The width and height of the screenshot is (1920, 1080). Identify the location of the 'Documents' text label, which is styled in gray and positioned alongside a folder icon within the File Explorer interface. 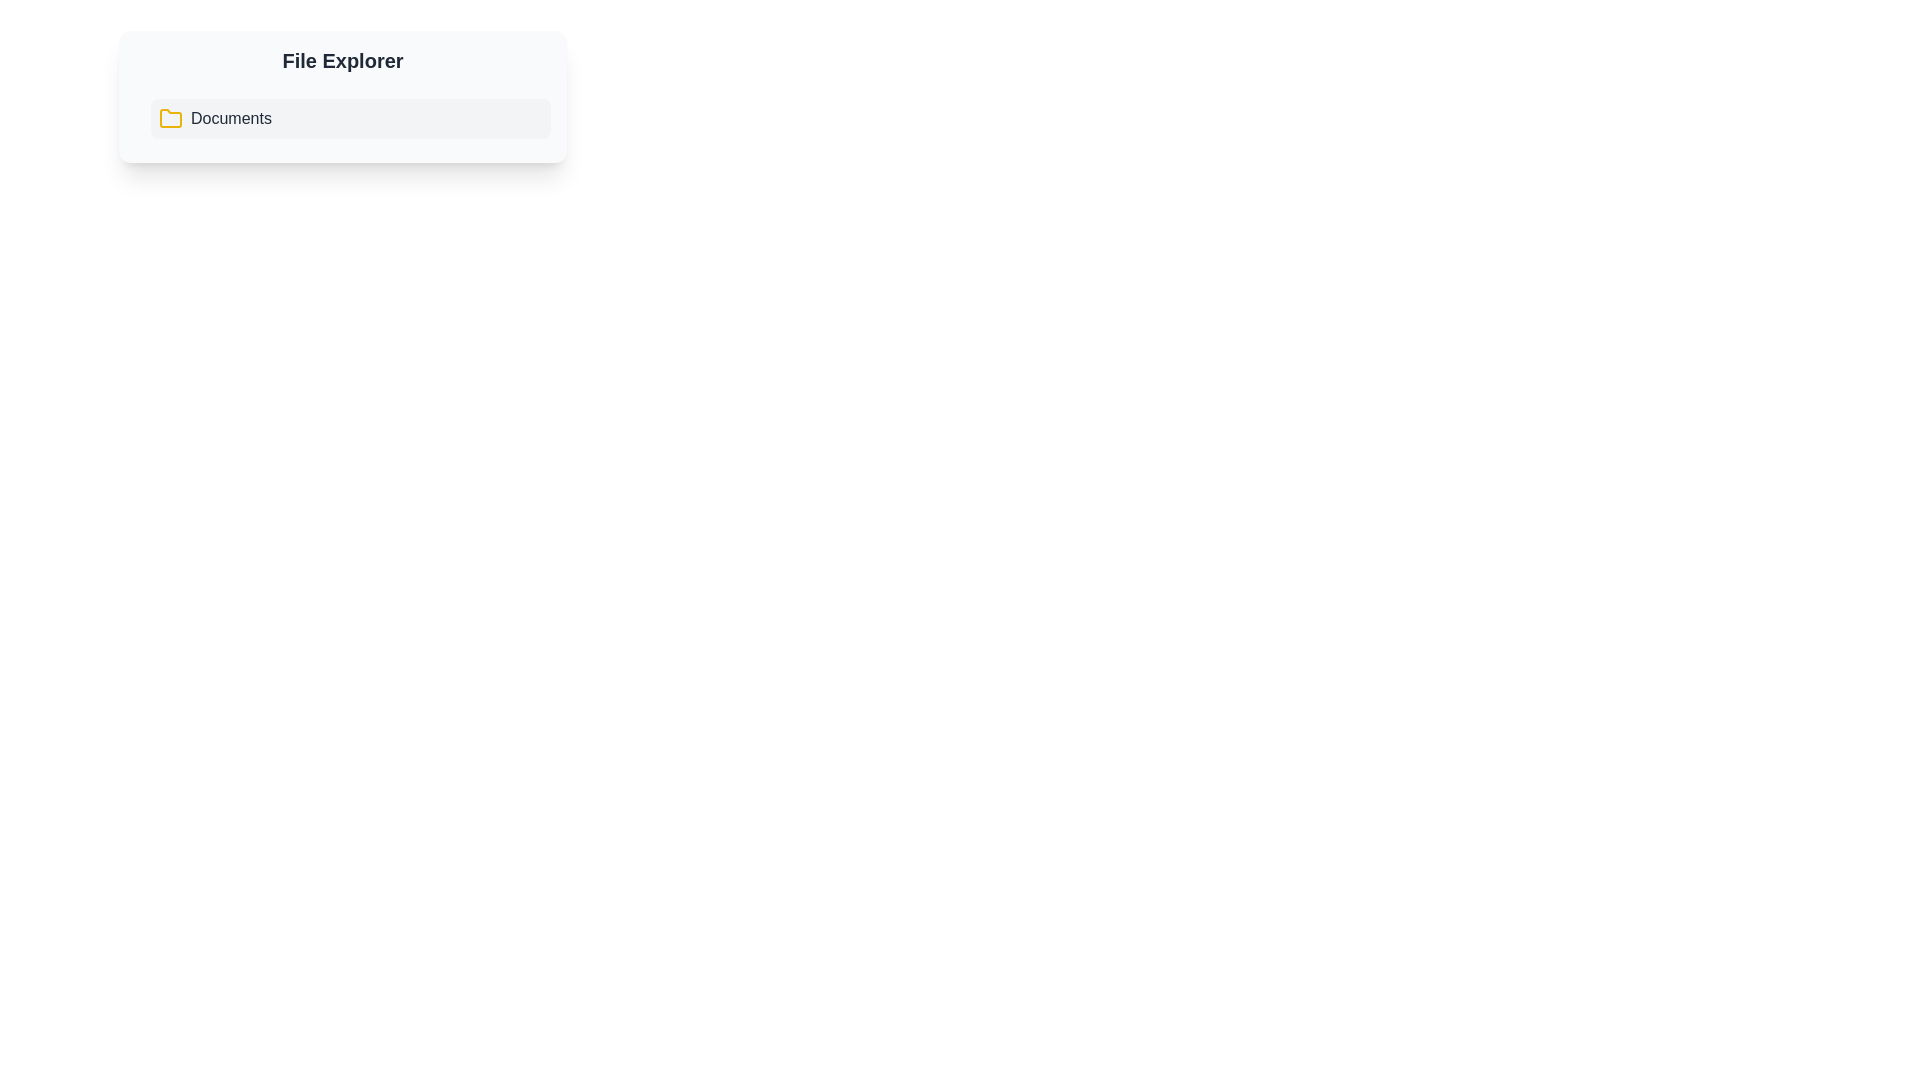
(231, 119).